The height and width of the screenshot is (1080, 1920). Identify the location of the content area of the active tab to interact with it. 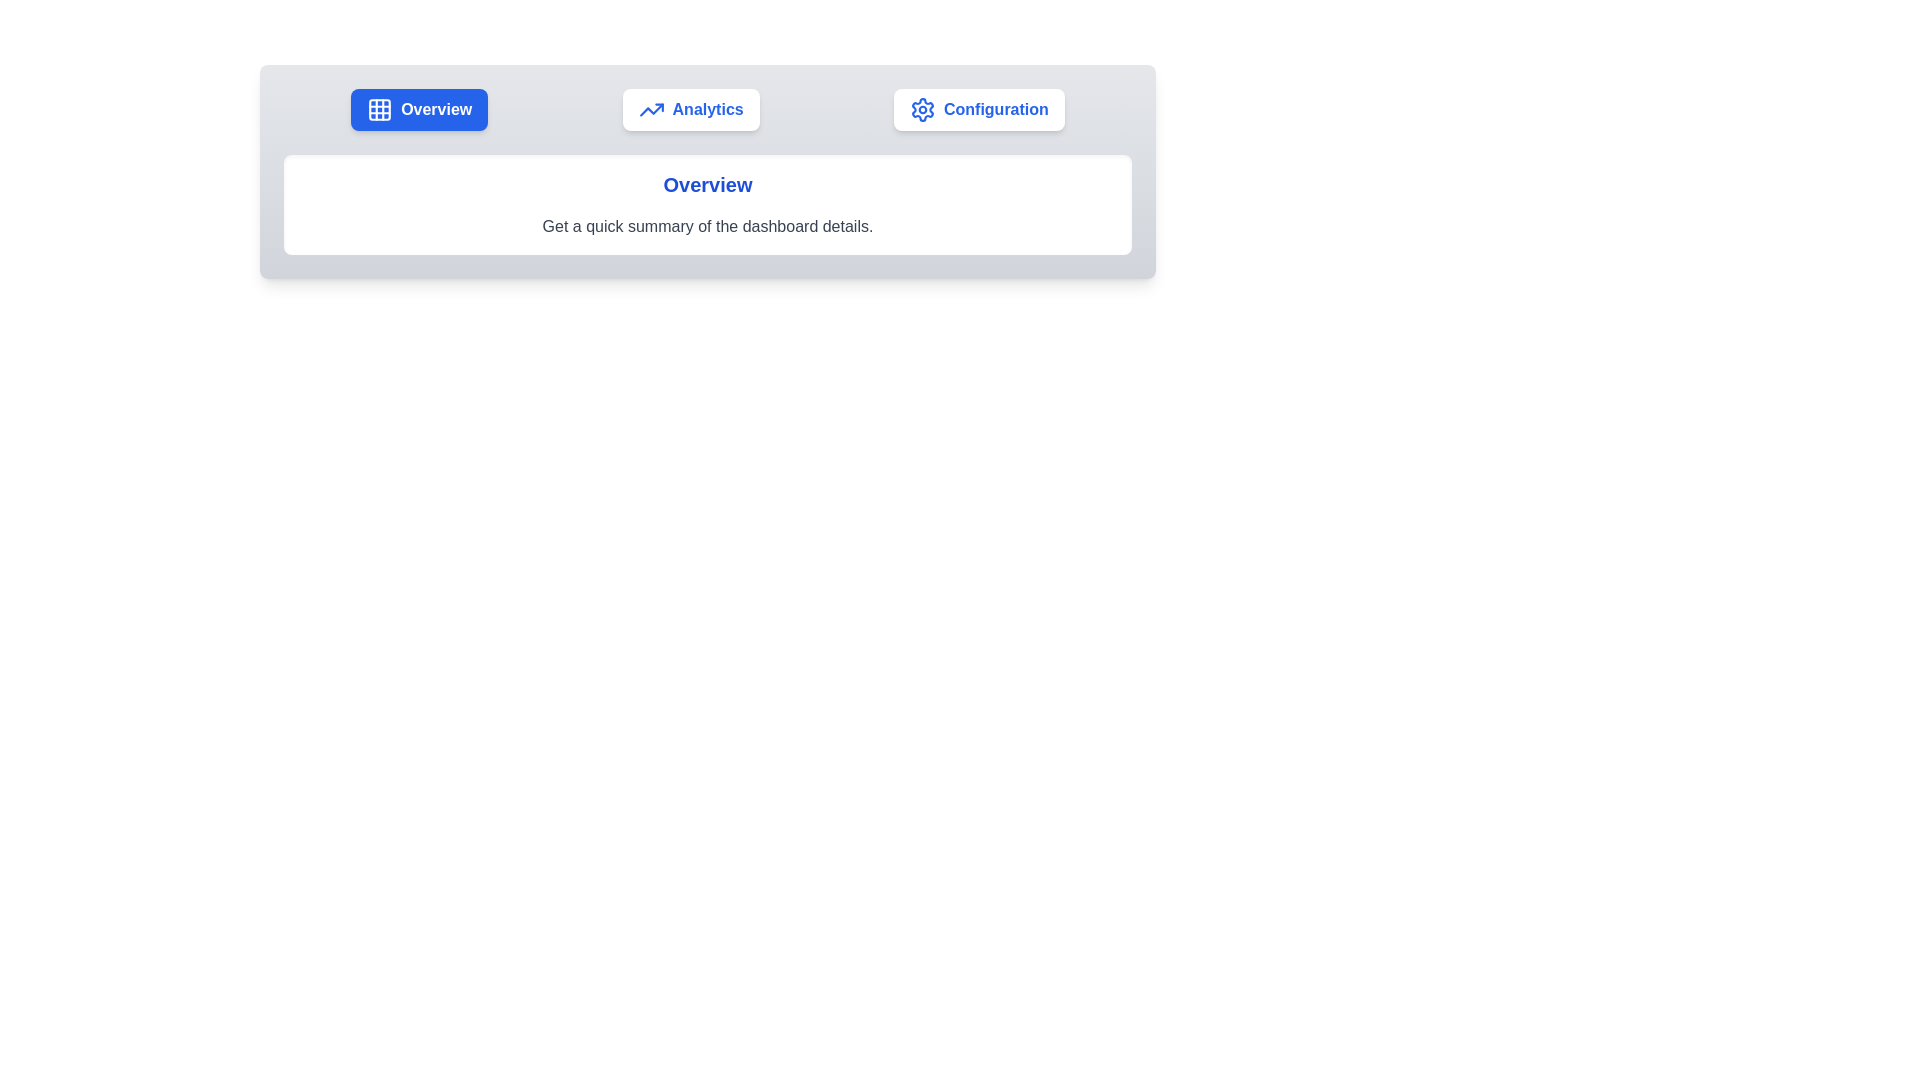
(708, 204).